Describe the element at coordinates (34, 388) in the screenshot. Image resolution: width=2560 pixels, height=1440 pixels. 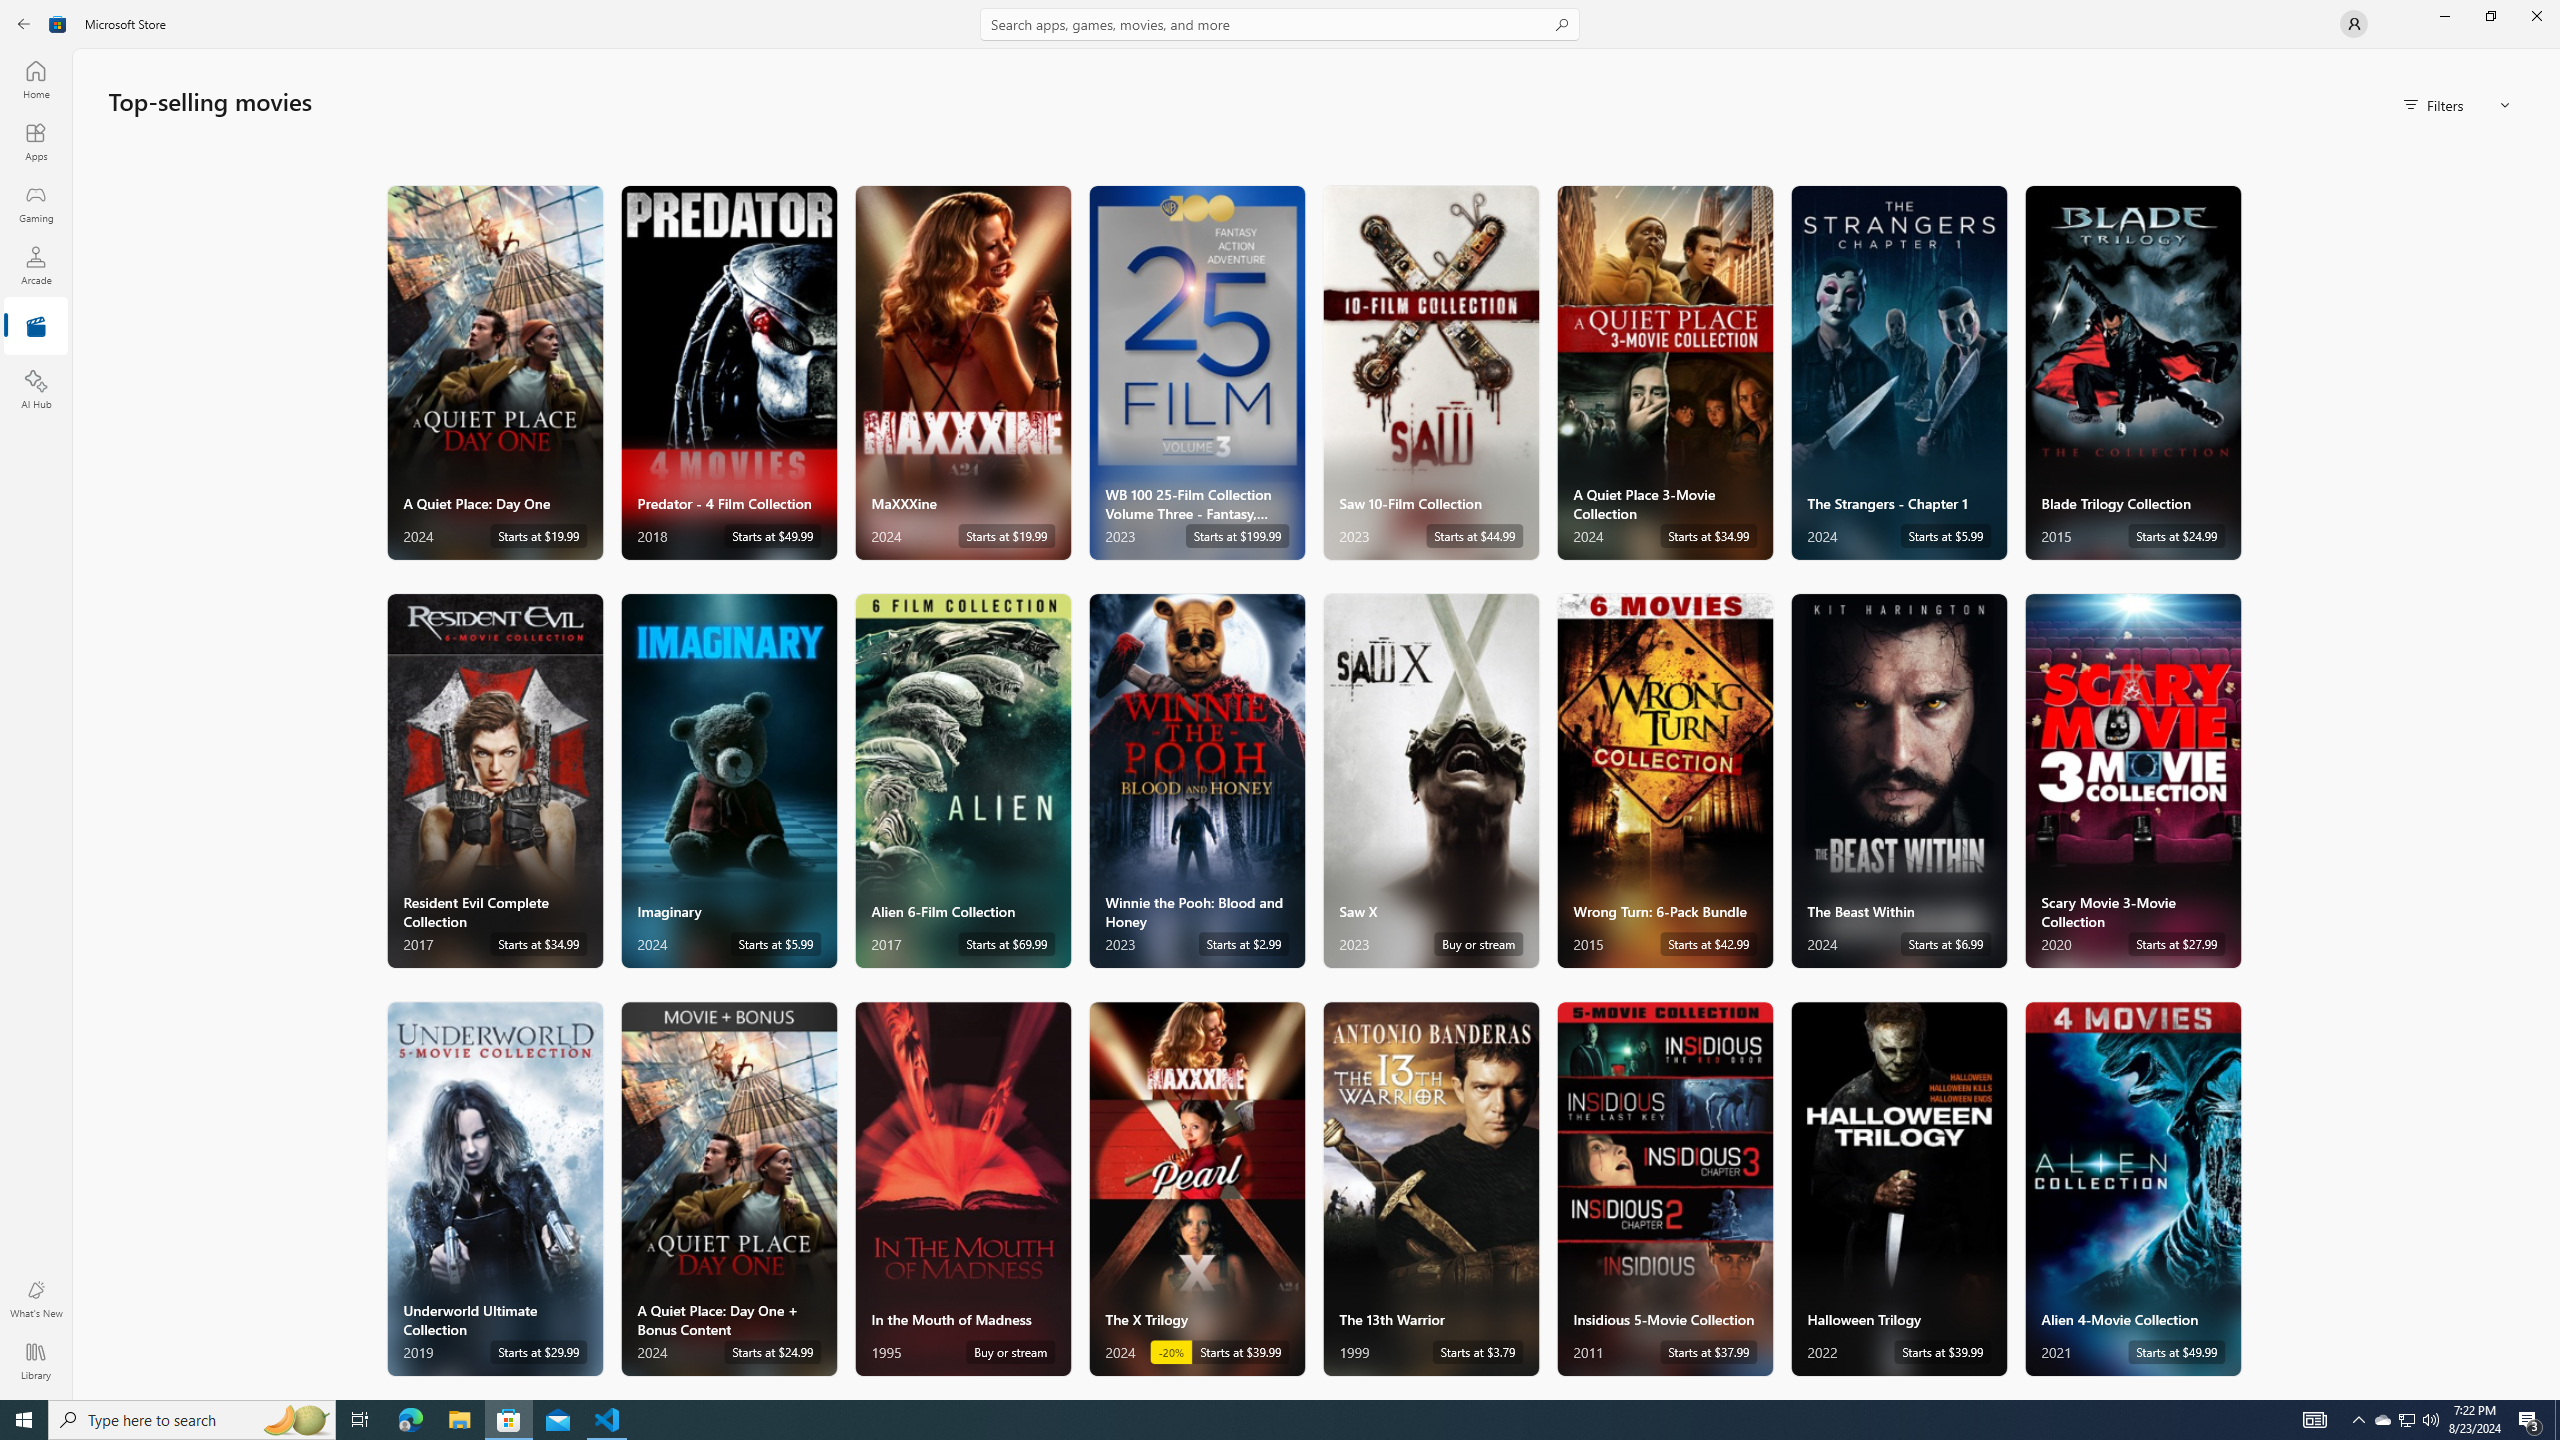
I see `'AI Hub'` at that location.